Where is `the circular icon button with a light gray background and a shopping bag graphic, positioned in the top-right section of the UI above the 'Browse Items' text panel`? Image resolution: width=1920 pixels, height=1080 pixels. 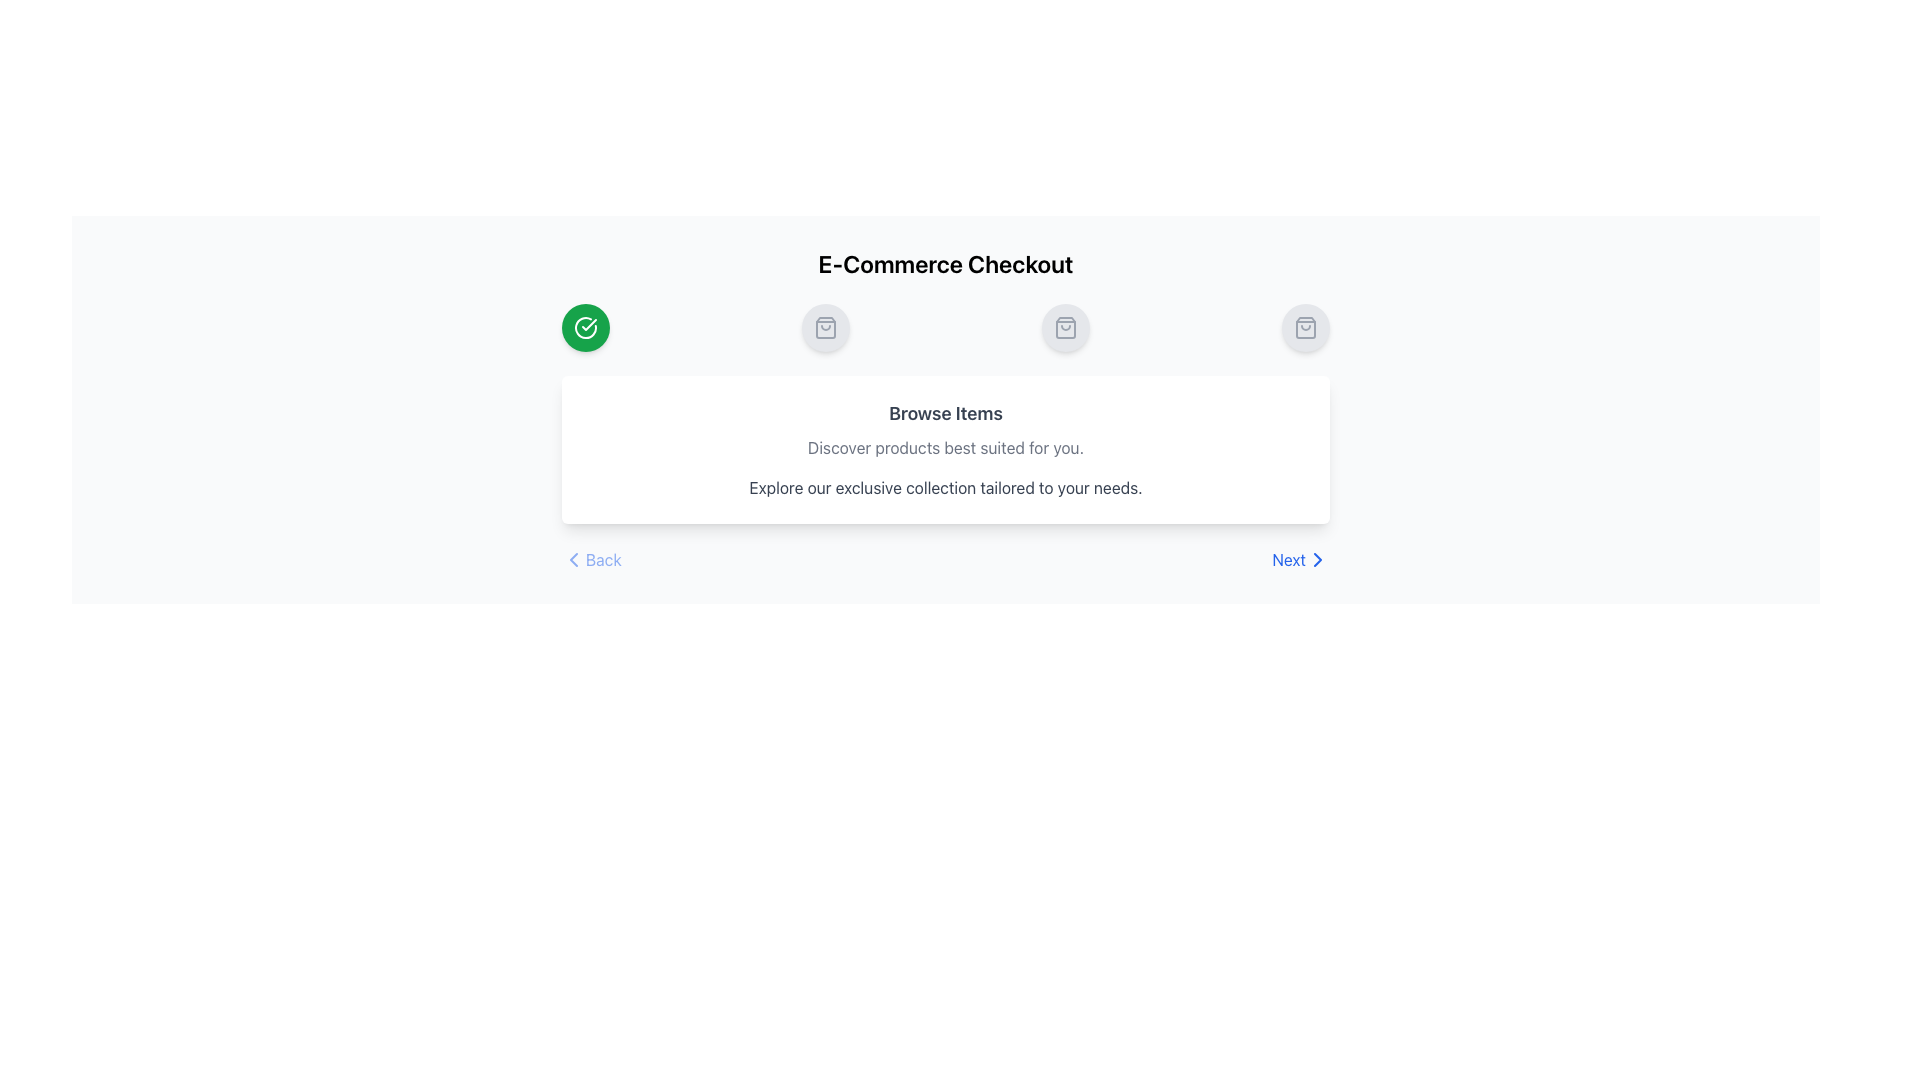
the circular icon button with a light gray background and a shopping bag graphic, positioned in the top-right section of the UI above the 'Browse Items' text panel is located at coordinates (1305, 326).